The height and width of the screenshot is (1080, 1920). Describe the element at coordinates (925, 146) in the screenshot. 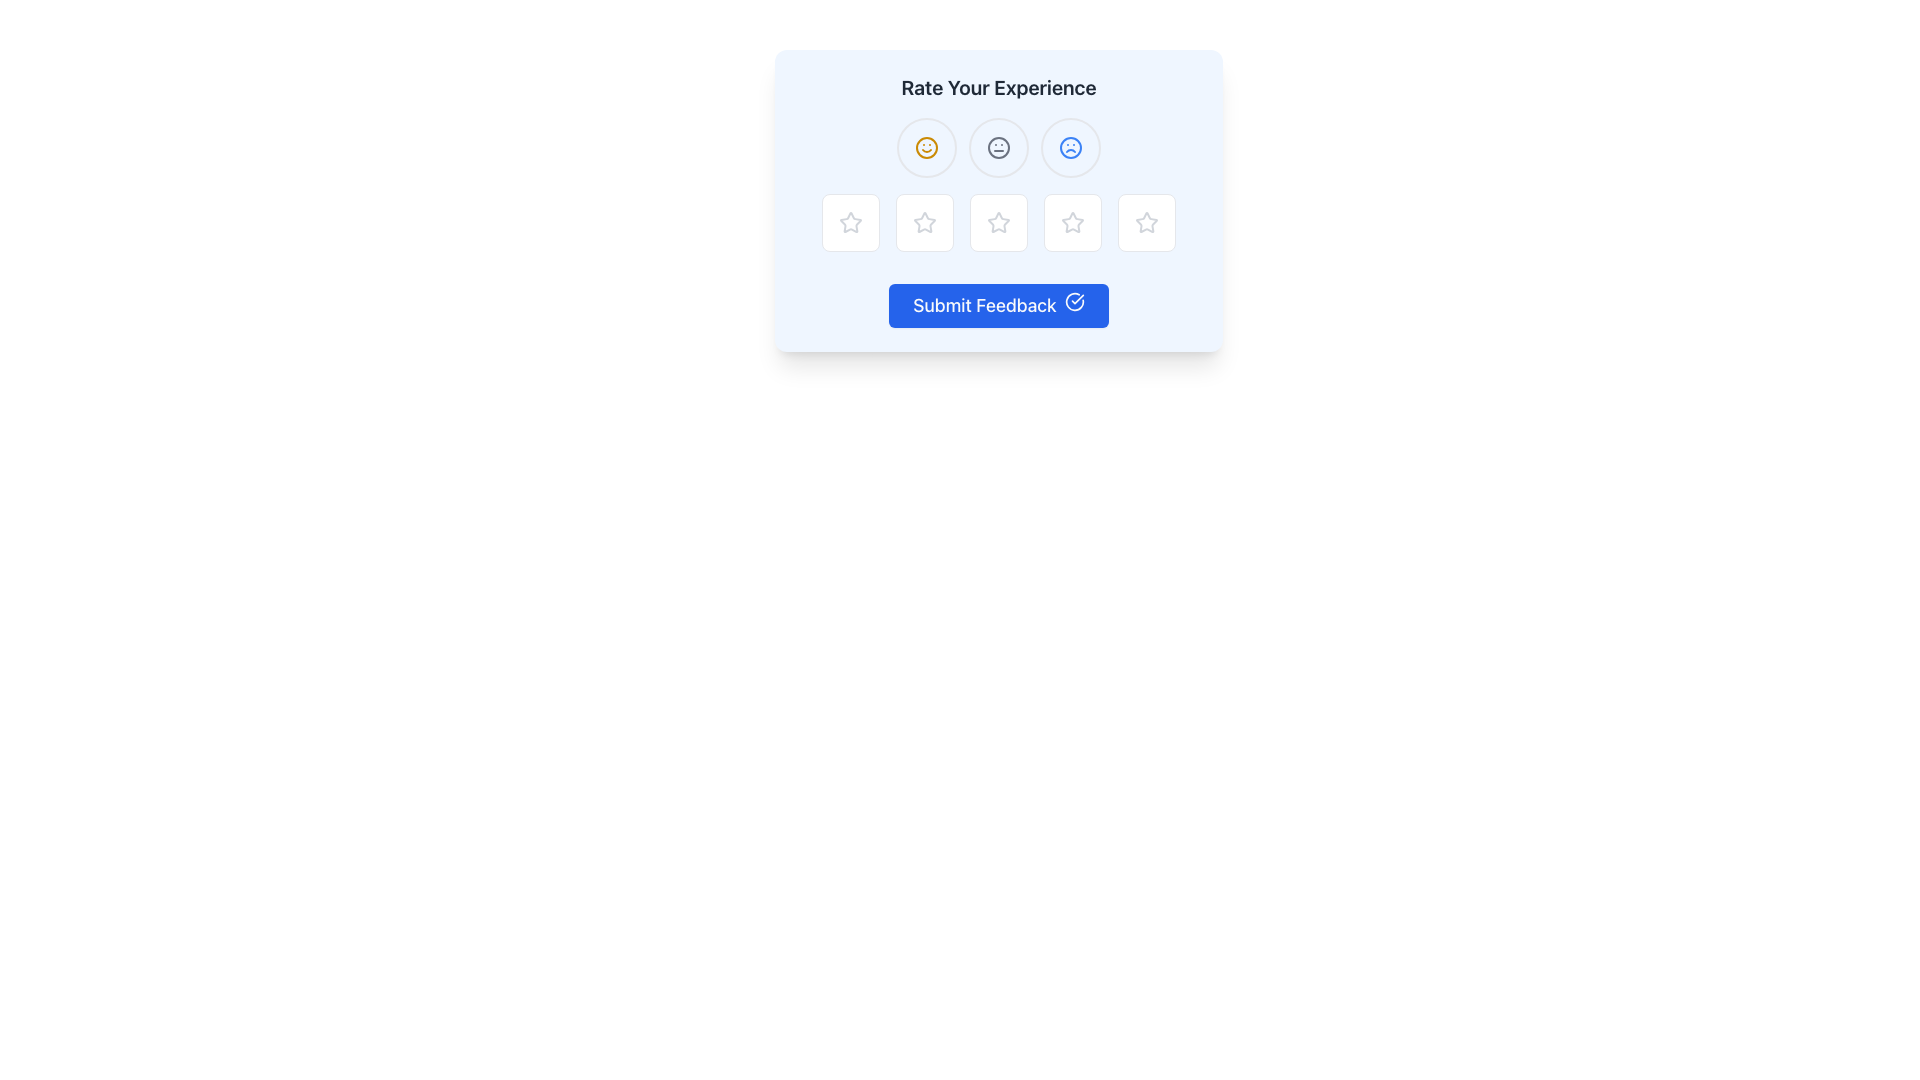

I see `the non-interactive SVG graphical circle that forms the outer shape of the leftmost smiley face icon in the row of three icons at the top of the feedback interface` at that location.